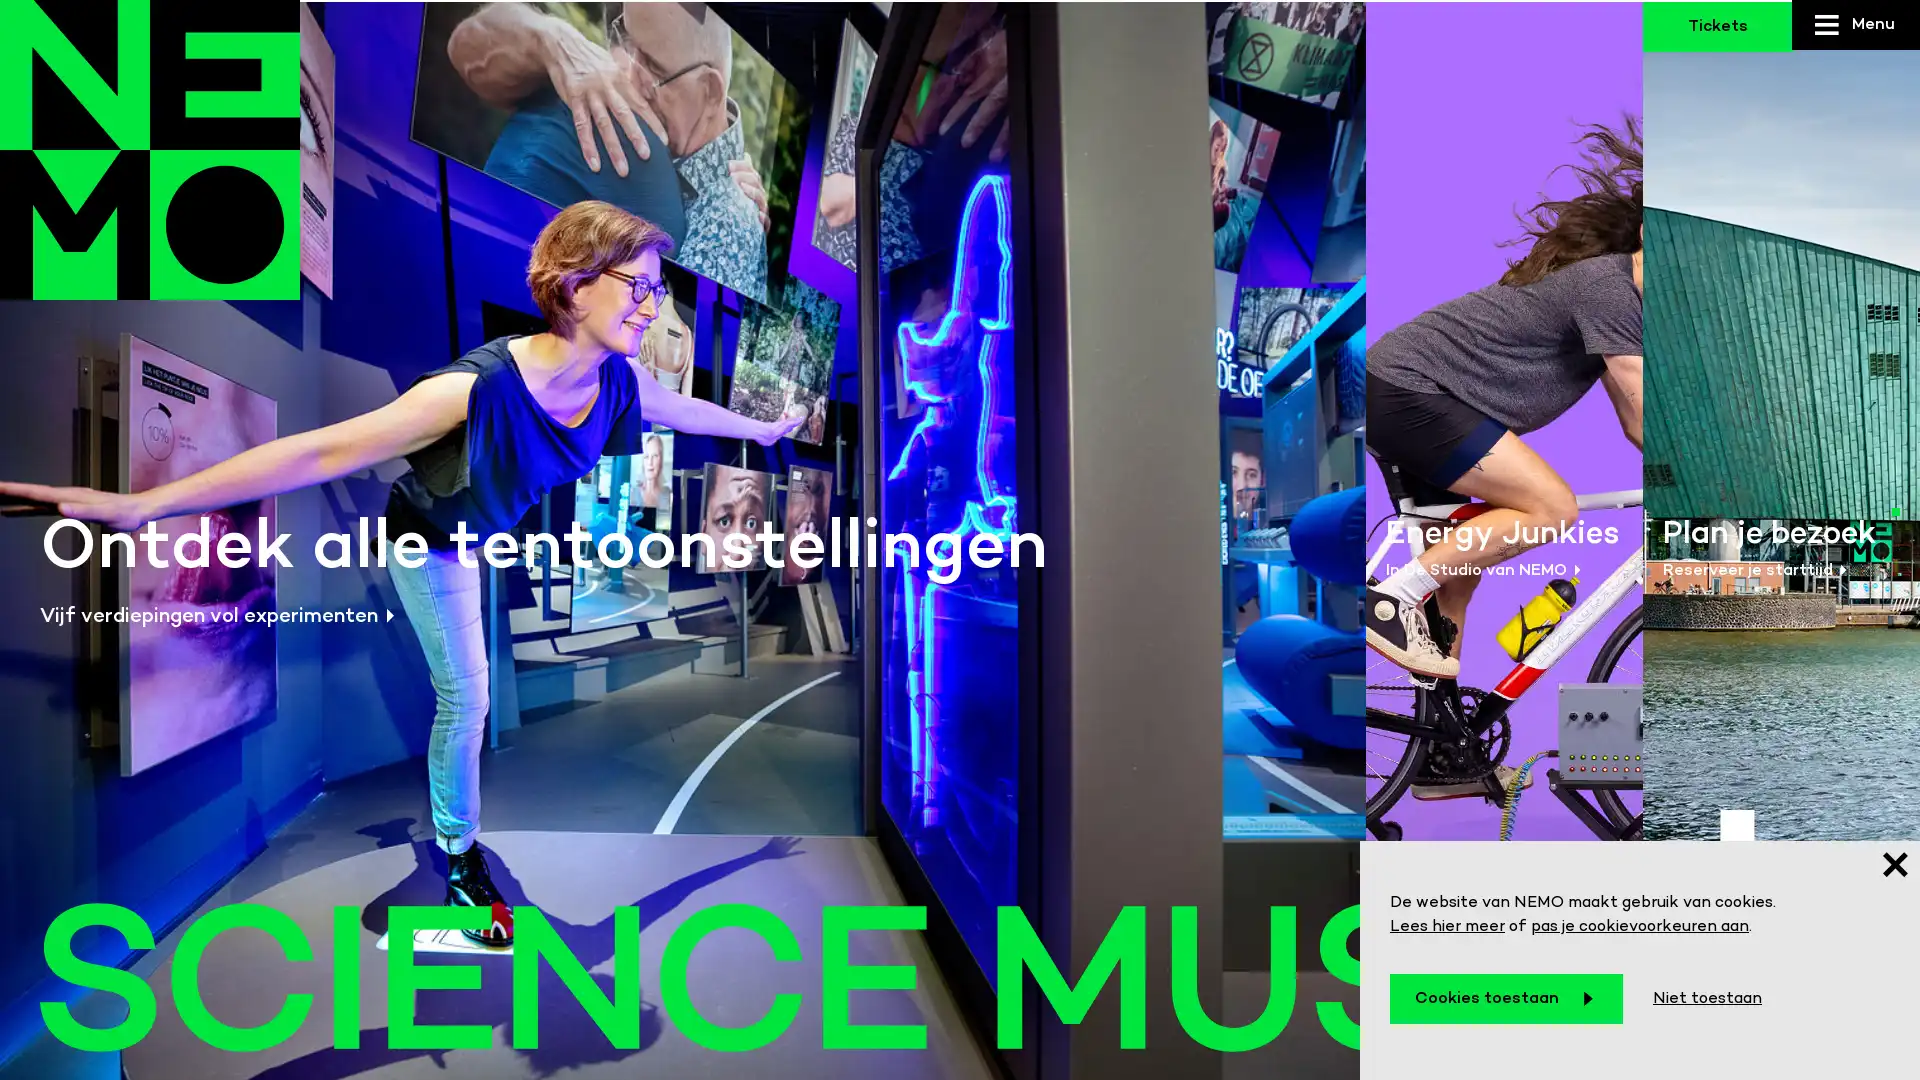 This screenshot has width=1920, height=1080. I want to click on Niet toestaan, so click(1706, 999).